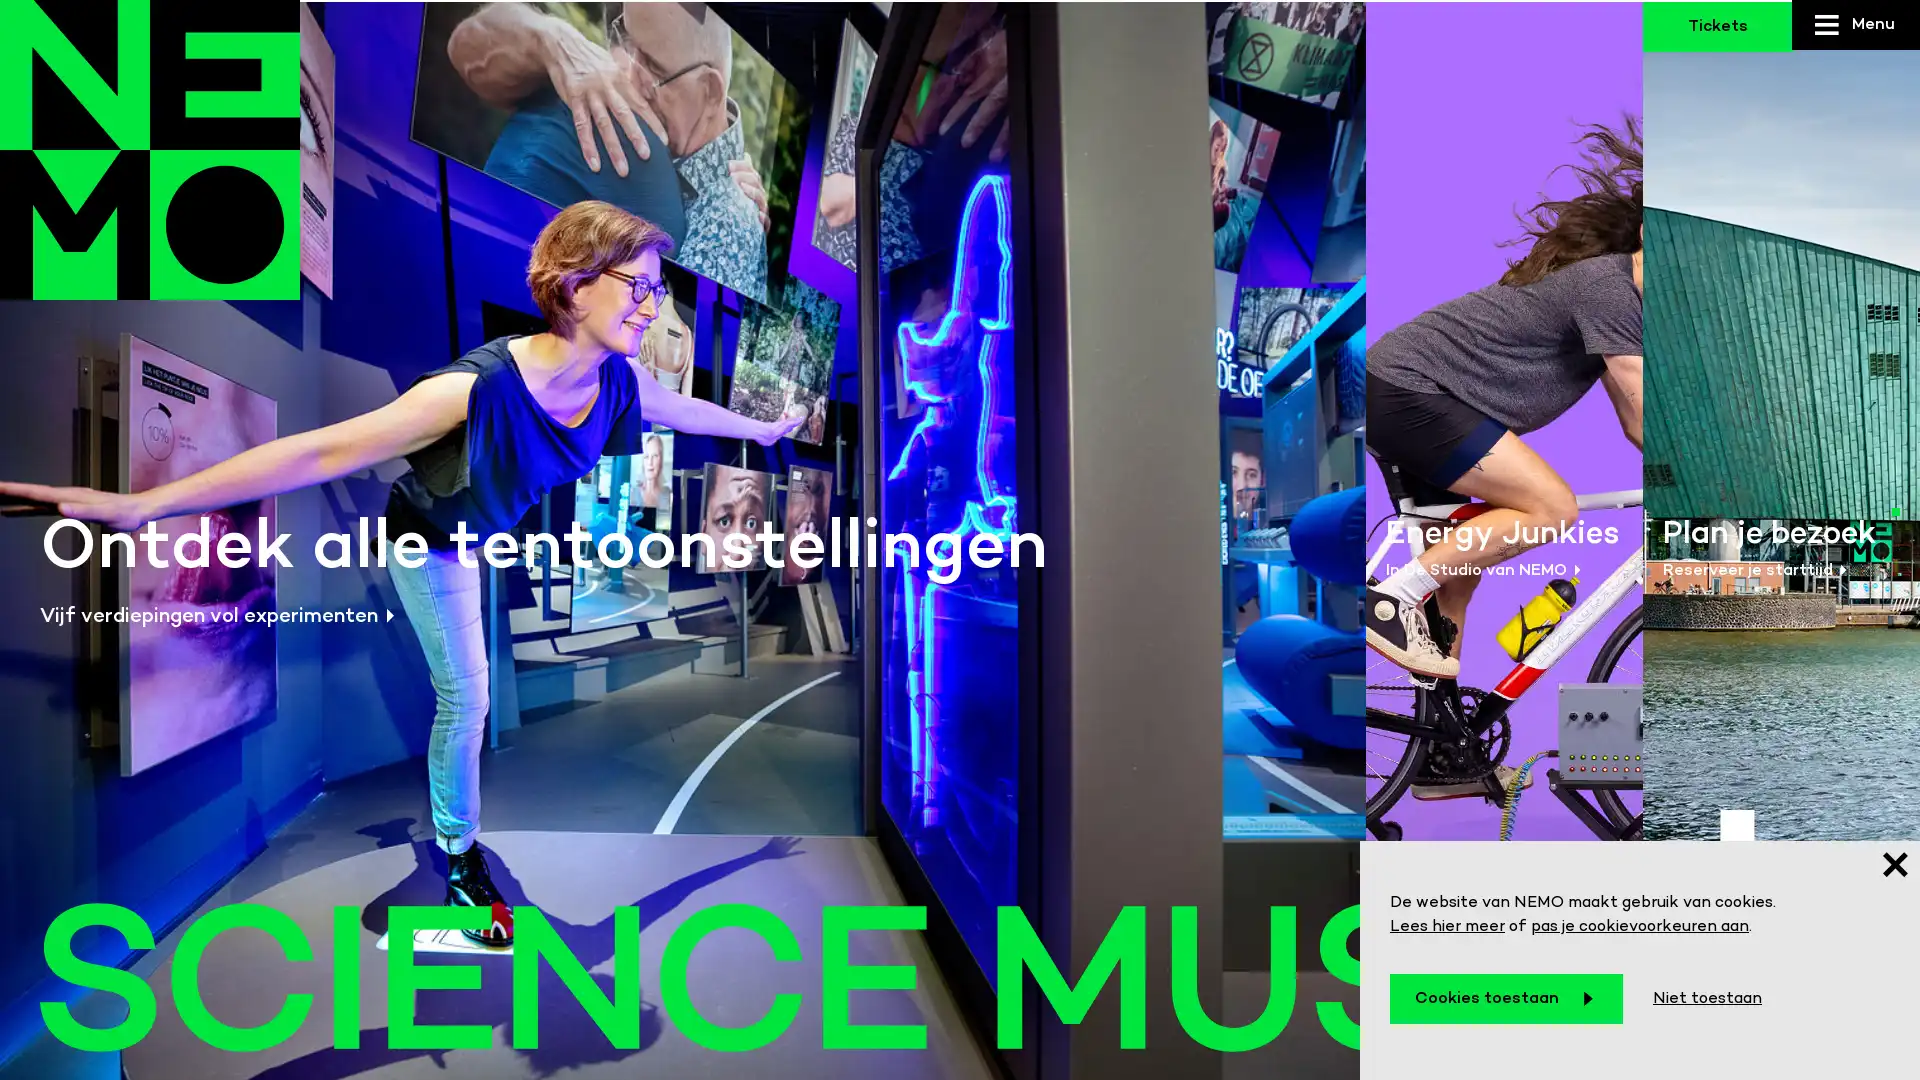 This screenshot has width=1920, height=1080. I want to click on Niet toestaan, so click(1706, 999).